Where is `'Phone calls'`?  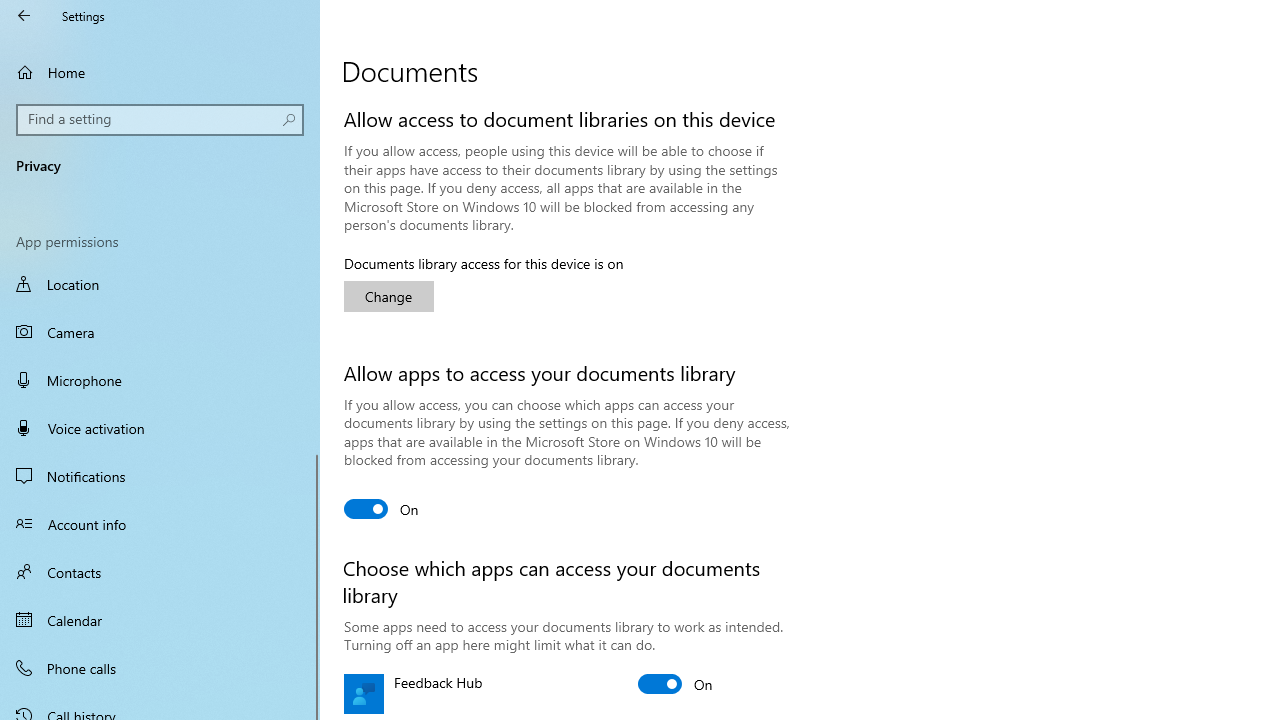 'Phone calls' is located at coordinates (160, 667).